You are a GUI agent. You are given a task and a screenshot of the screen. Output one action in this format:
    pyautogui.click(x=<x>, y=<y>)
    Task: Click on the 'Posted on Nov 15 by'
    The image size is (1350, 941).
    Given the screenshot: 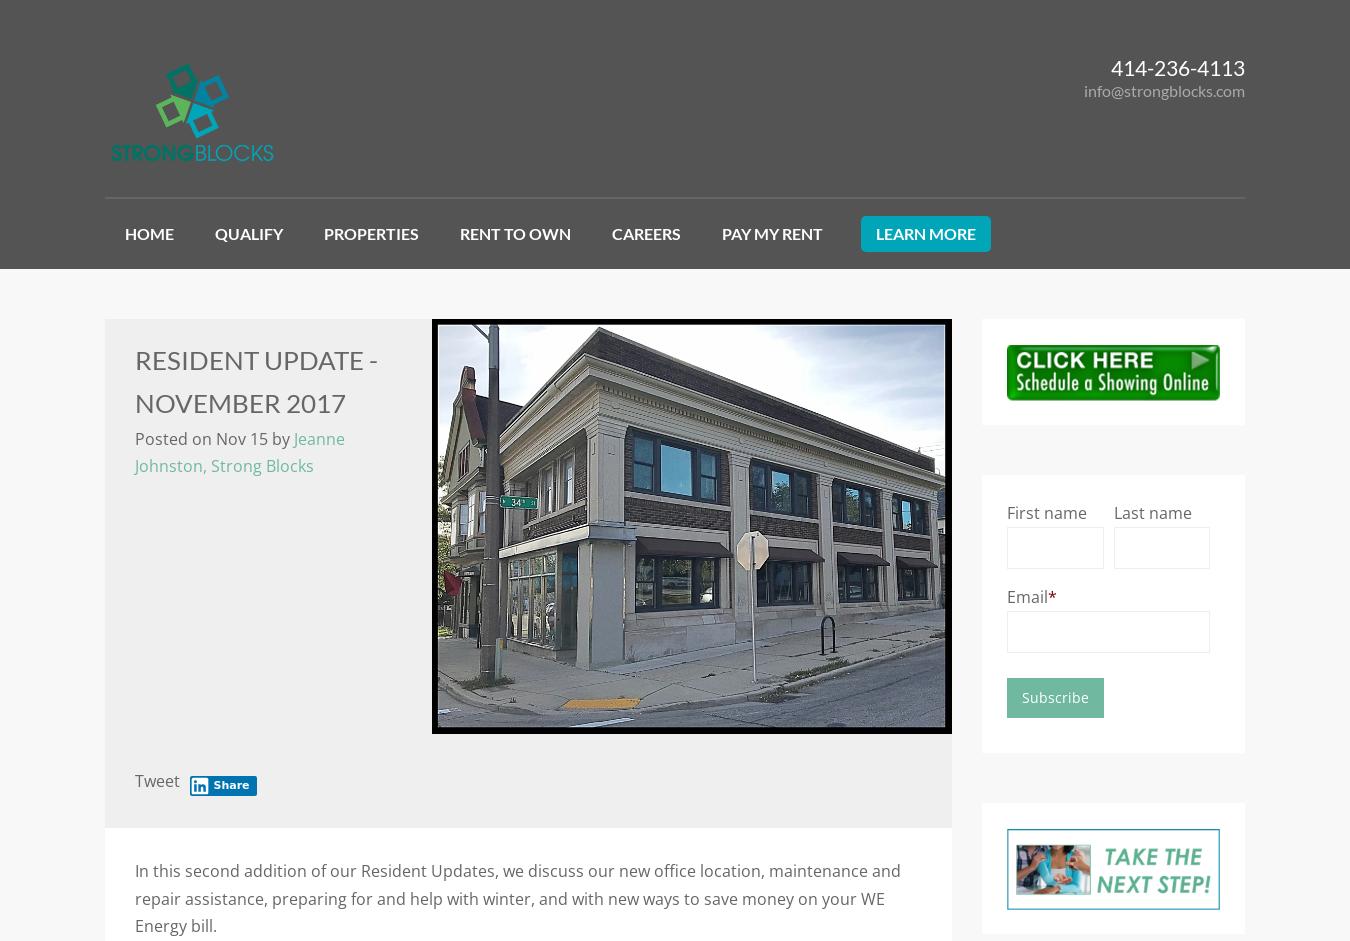 What is the action you would take?
    pyautogui.click(x=212, y=438)
    